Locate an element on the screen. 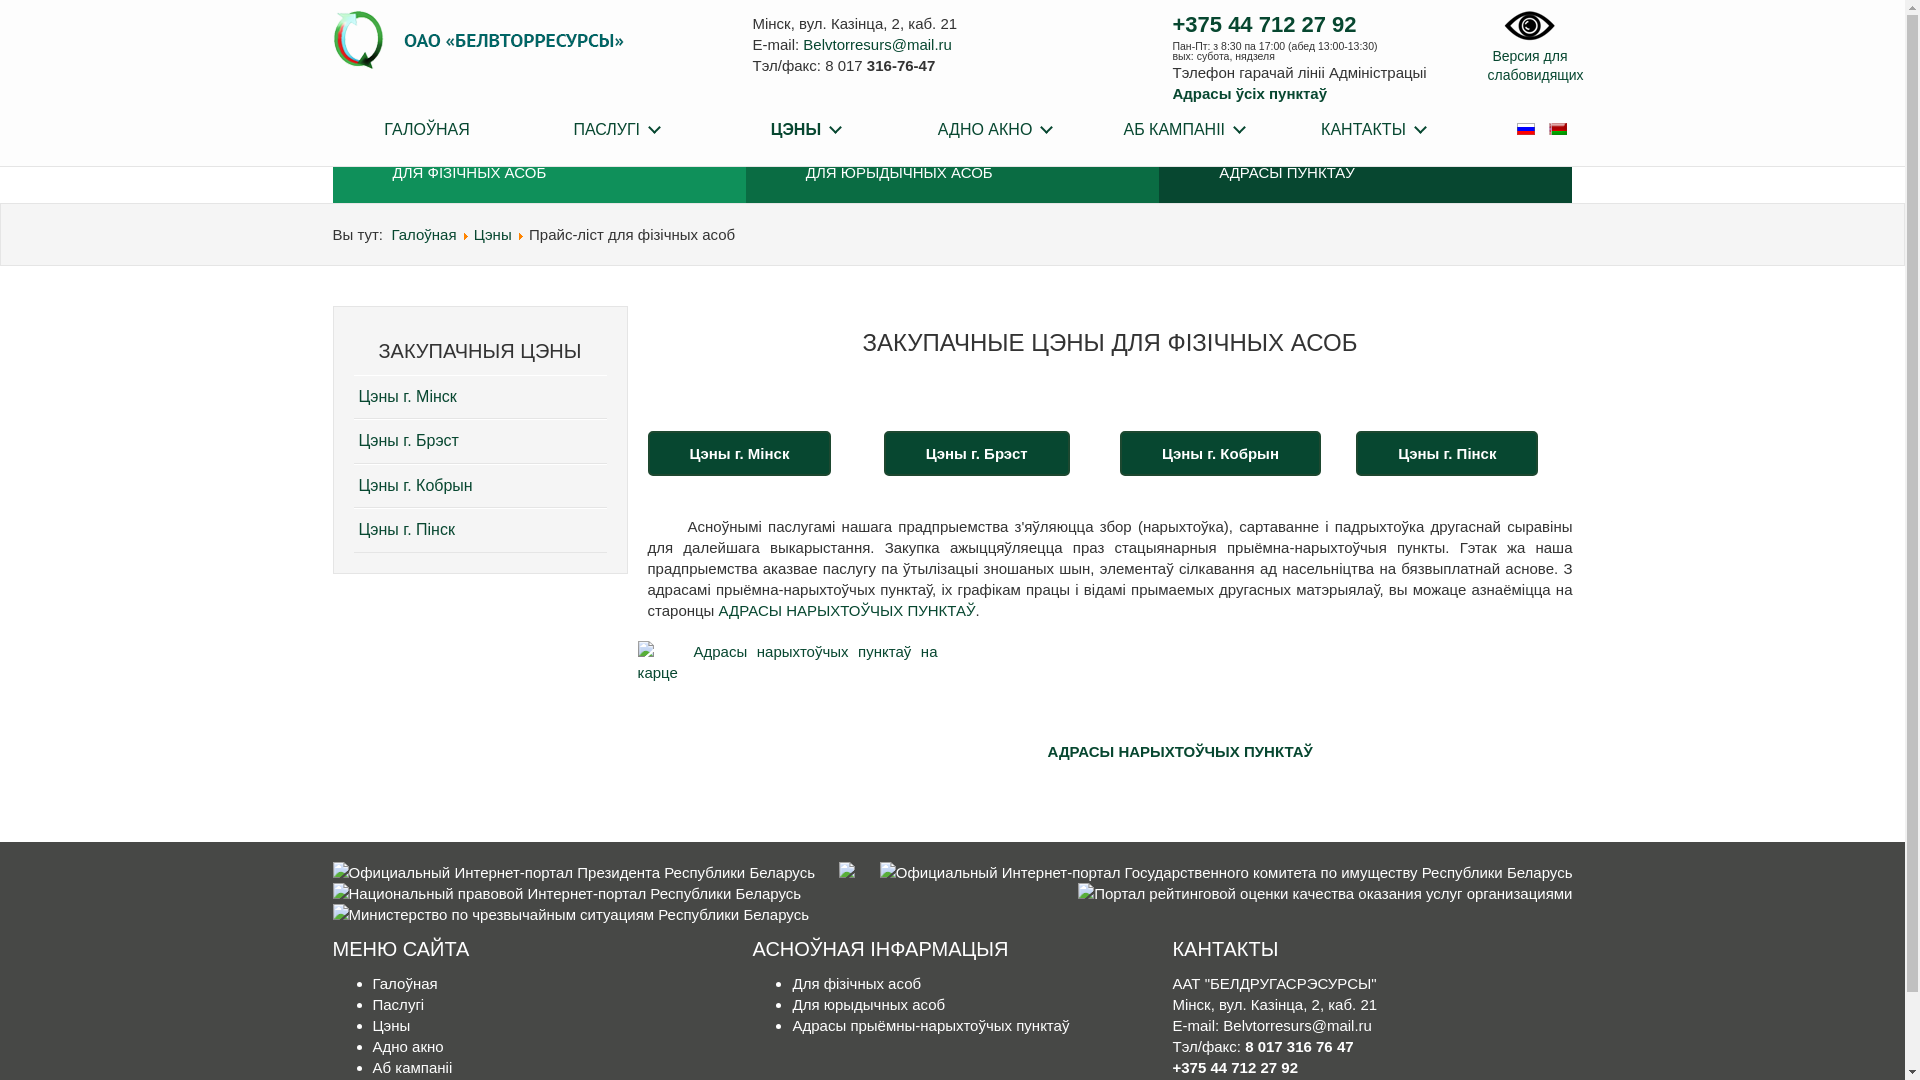 Image resolution: width=1920 pixels, height=1080 pixels. 'Belvtorresurs@mail.ru' is located at coordinates (877, 44).